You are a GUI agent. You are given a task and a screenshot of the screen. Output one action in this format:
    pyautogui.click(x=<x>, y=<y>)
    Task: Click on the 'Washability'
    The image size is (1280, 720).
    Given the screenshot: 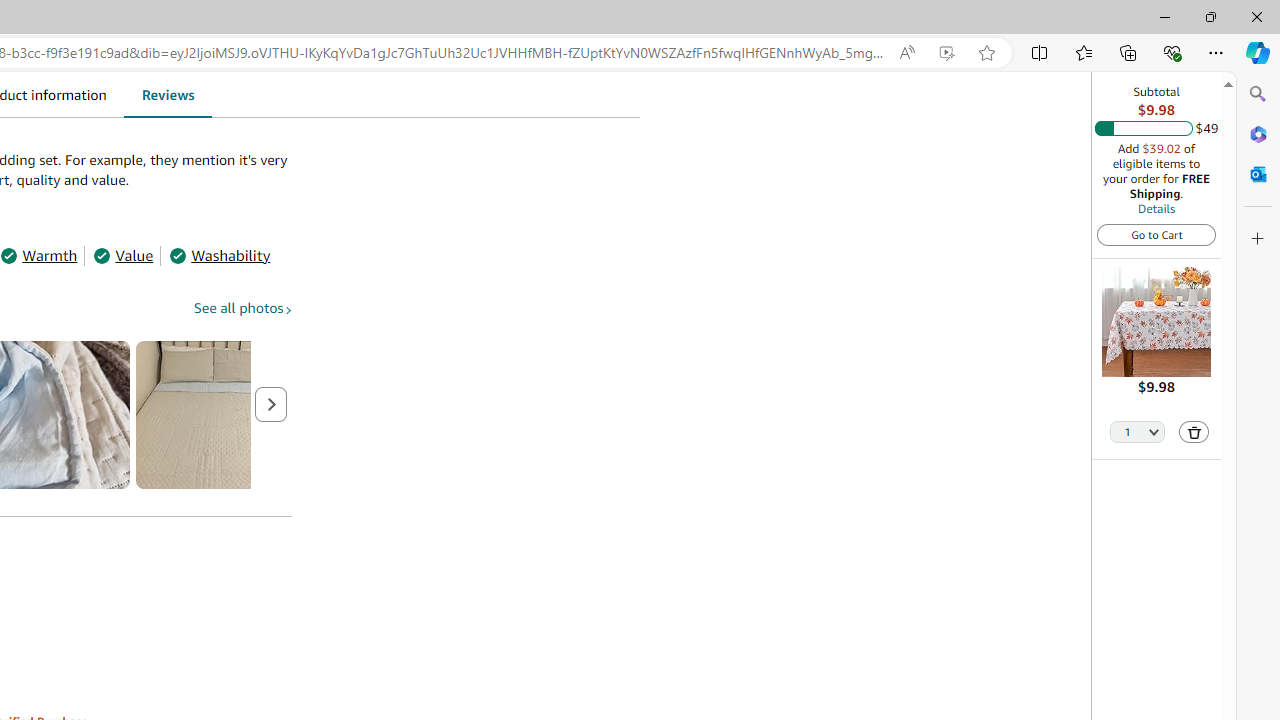 What is the action you would take?
    pyautogui.click(x=220, y=254)
    